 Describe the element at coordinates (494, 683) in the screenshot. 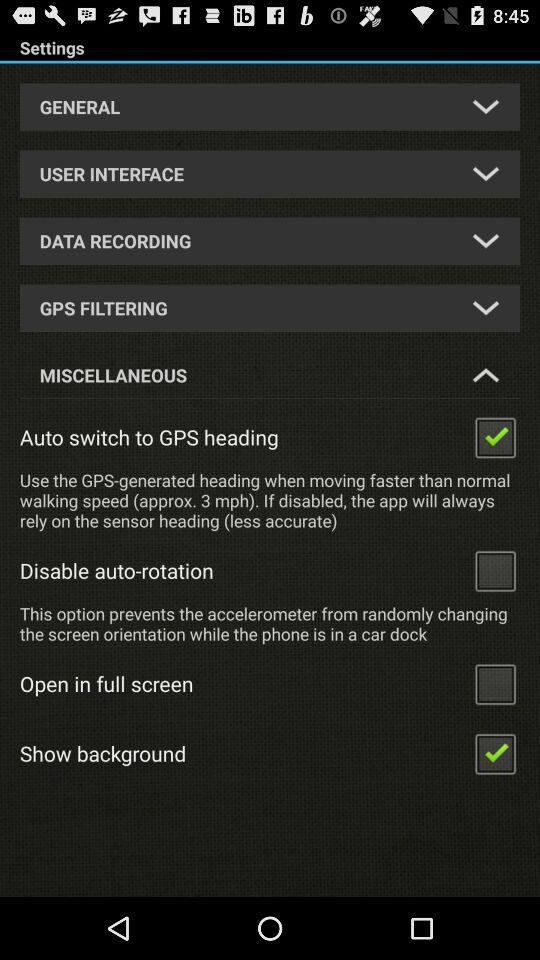

I see `open in full screen` at that location.